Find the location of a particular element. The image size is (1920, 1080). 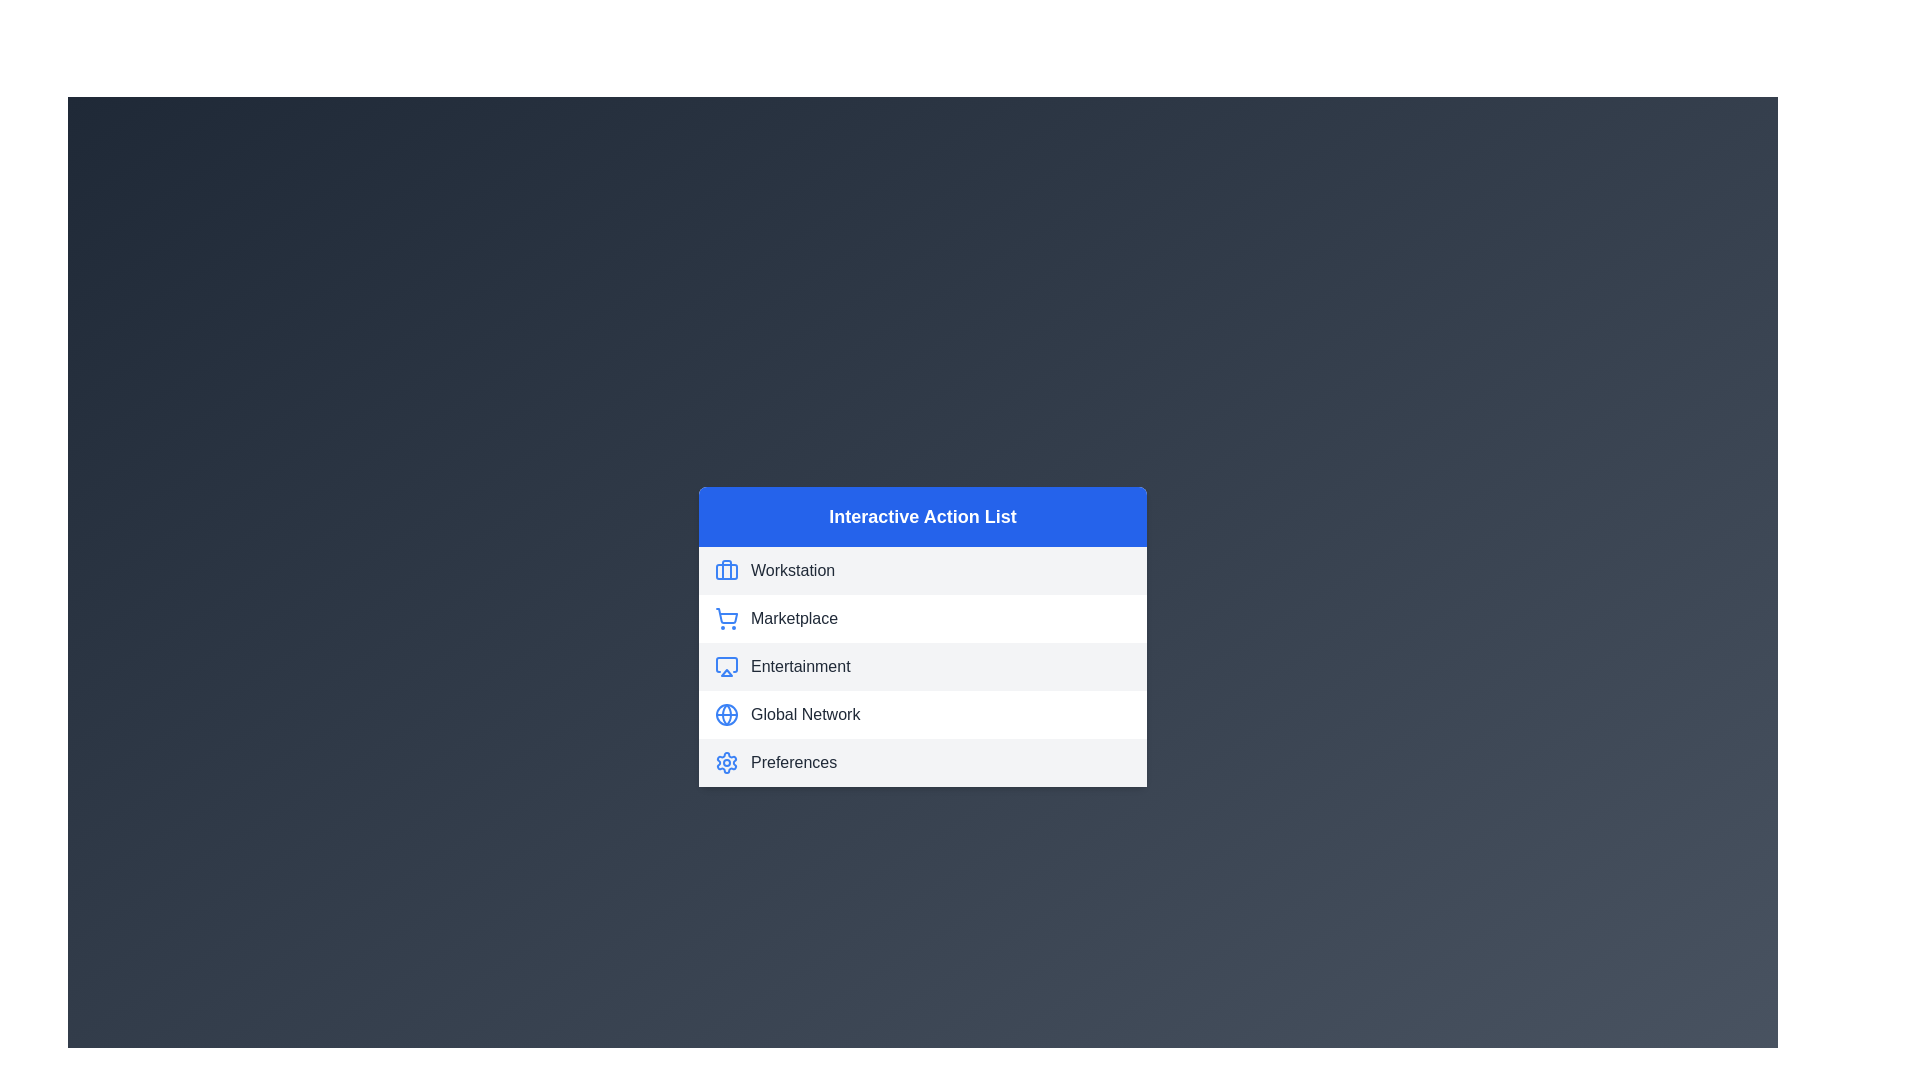

the 'Marketplace' icon in the 'Interactive Action List' interface, which is the second icon in sequence next to its text label is located at coordinates (726, 615).